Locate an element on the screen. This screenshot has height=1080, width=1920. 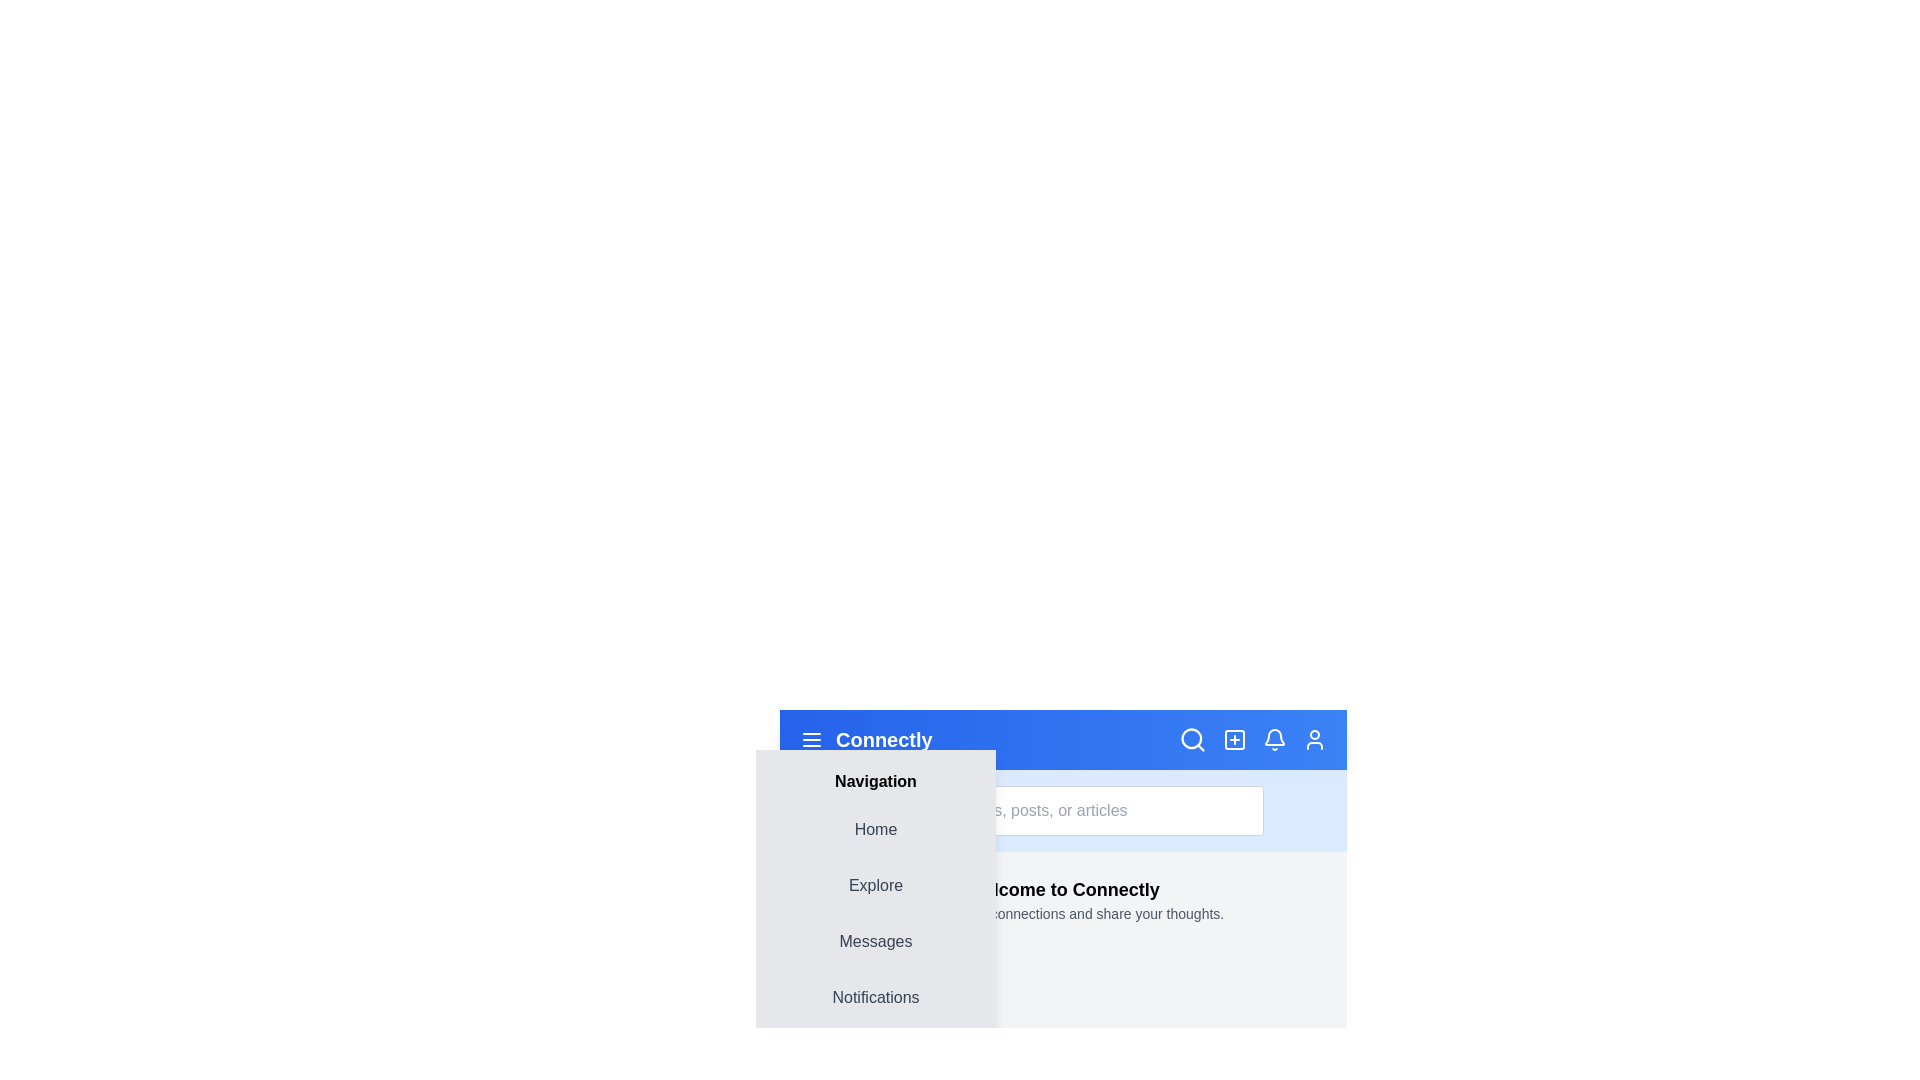
the search icon to toggle the search bar's visibility is located at coordinates (1193, 740).